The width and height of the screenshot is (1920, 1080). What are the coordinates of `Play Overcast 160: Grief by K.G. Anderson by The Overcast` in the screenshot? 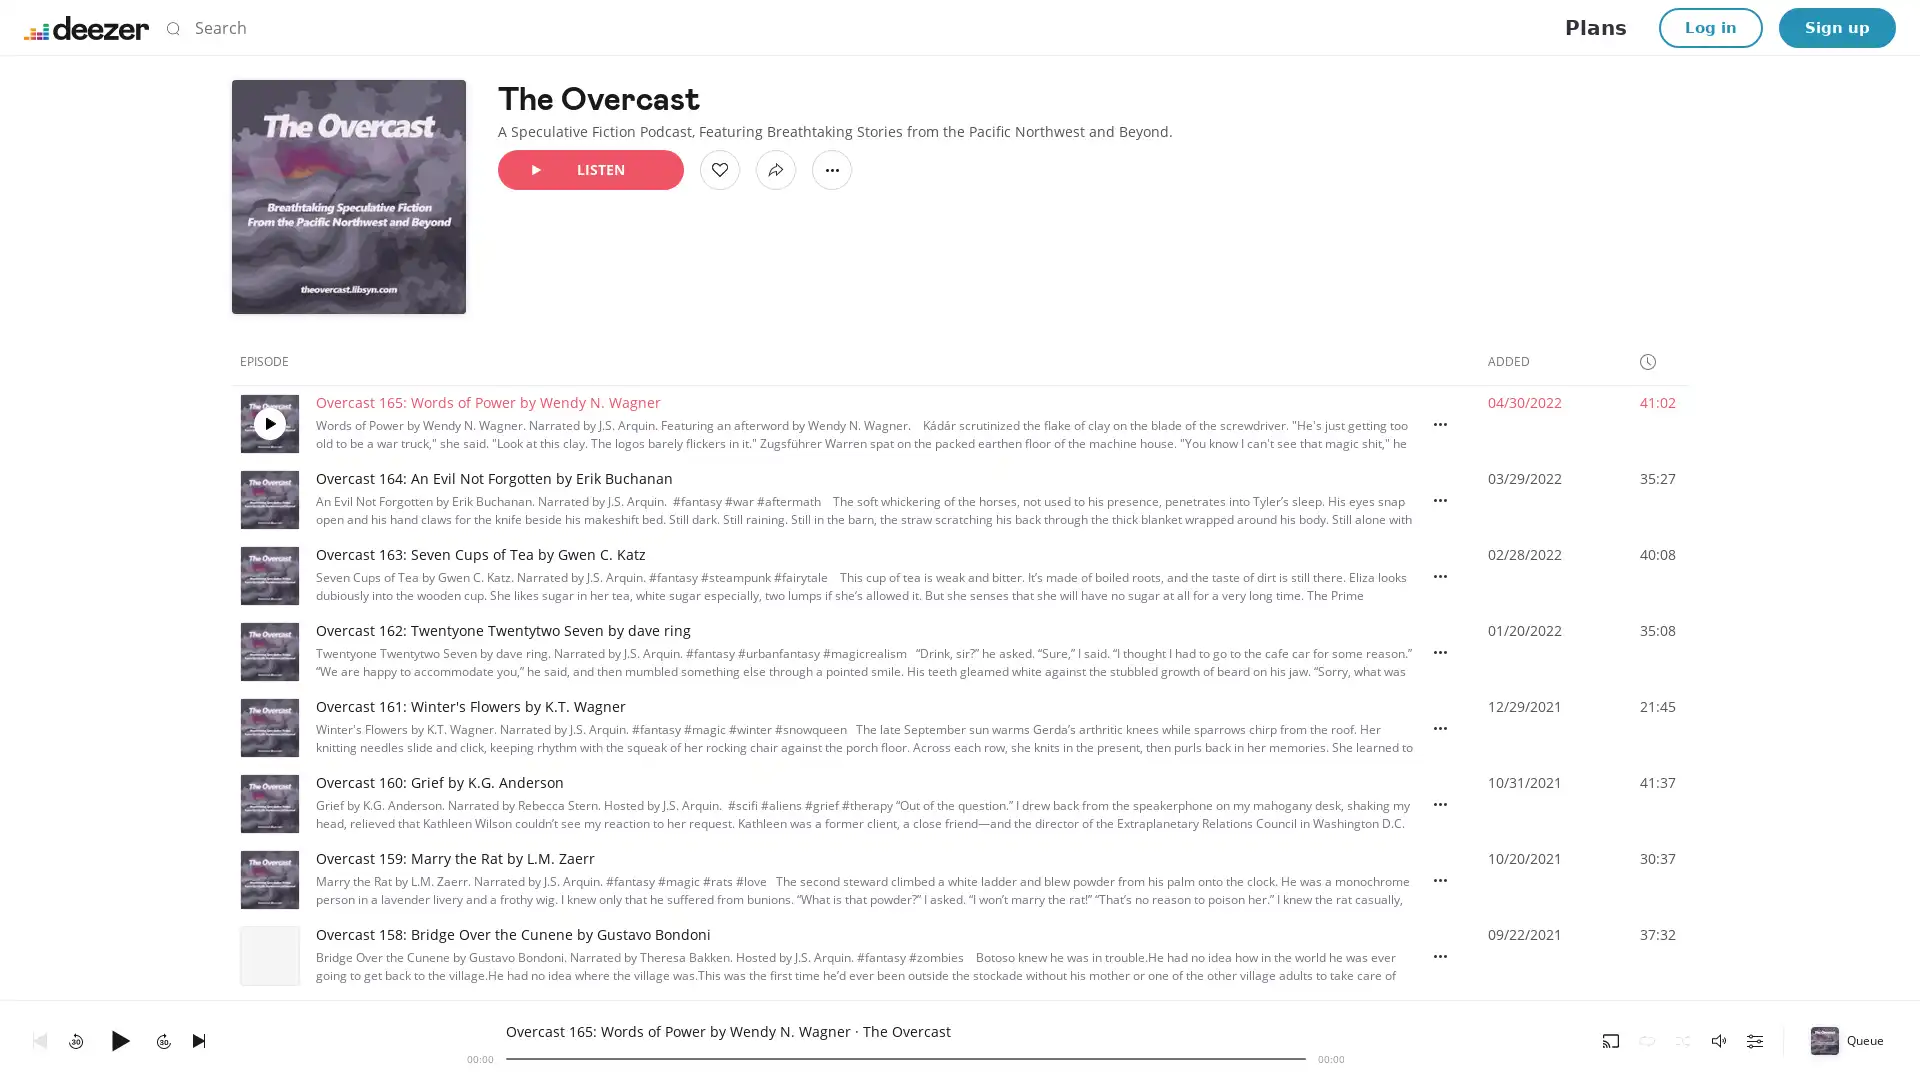 It's located at (268, 802).